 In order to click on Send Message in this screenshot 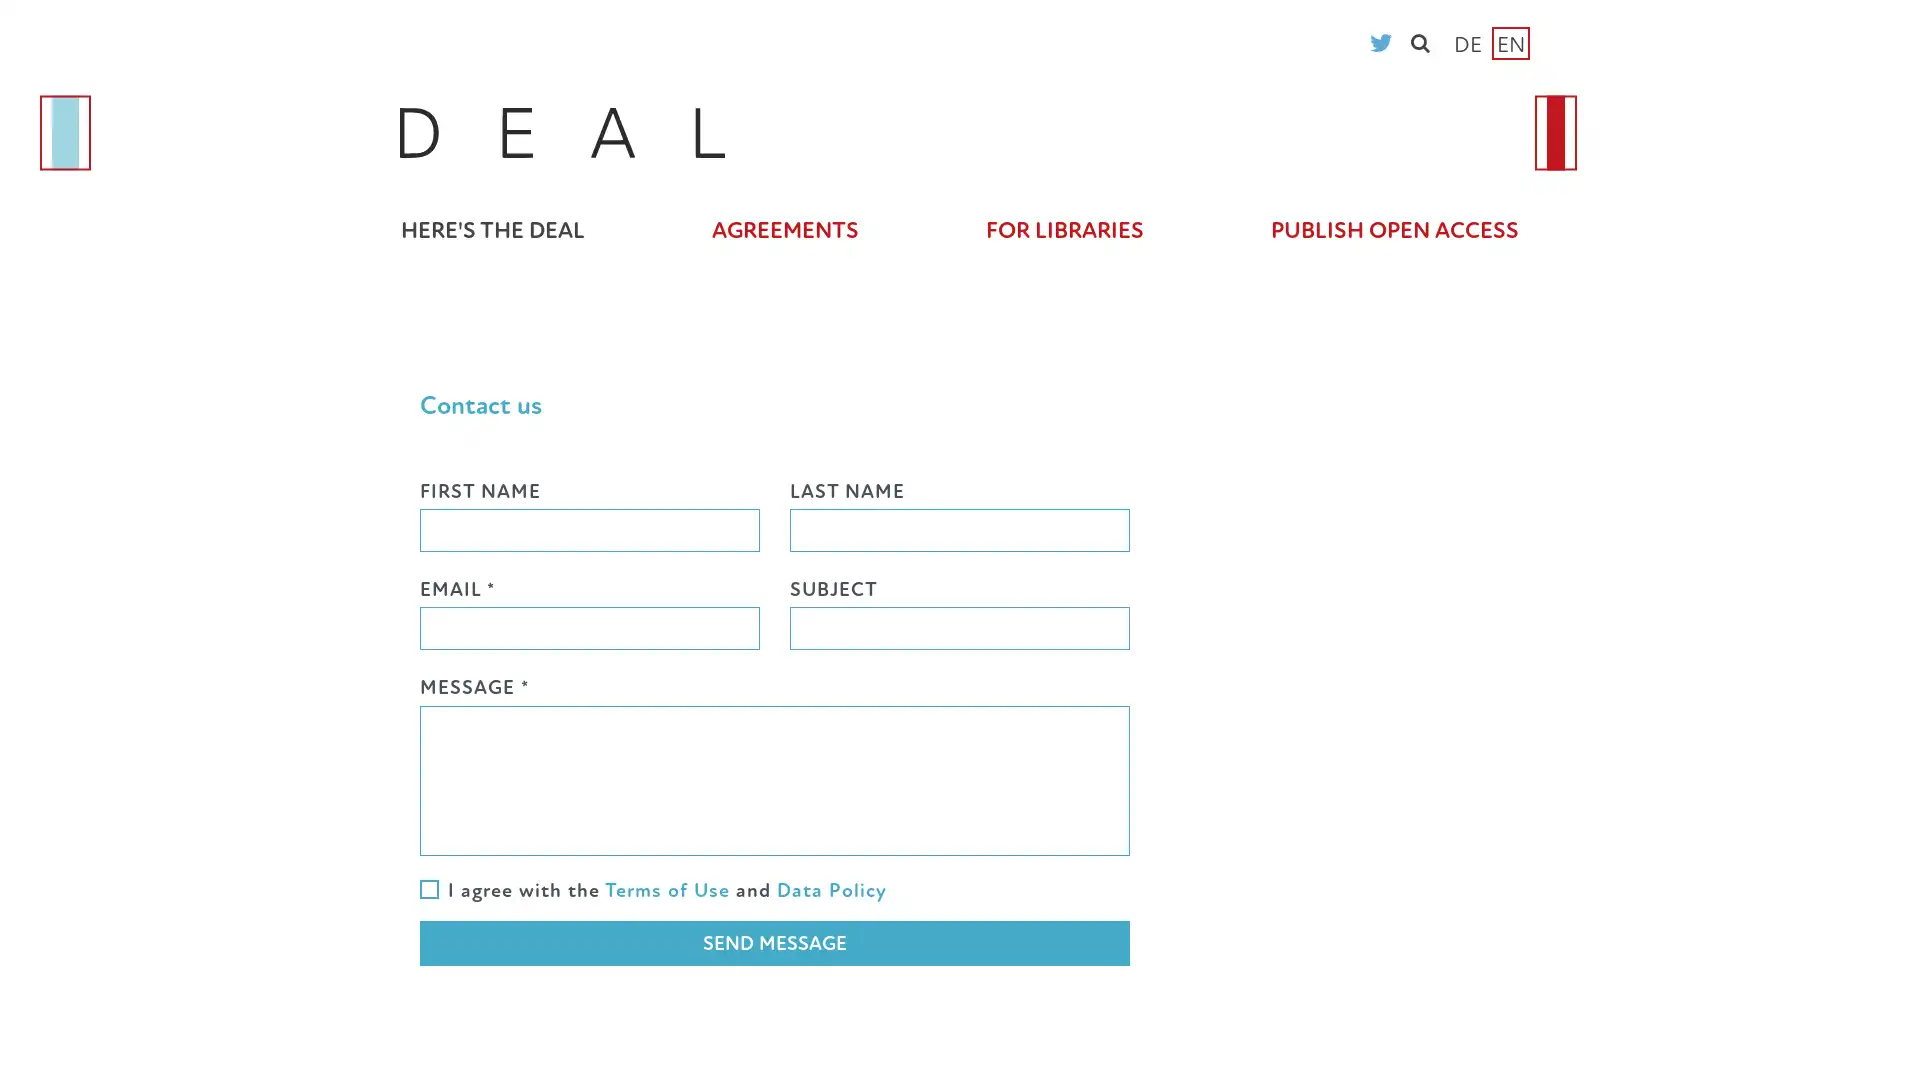, I will do `click(773, 944)`.